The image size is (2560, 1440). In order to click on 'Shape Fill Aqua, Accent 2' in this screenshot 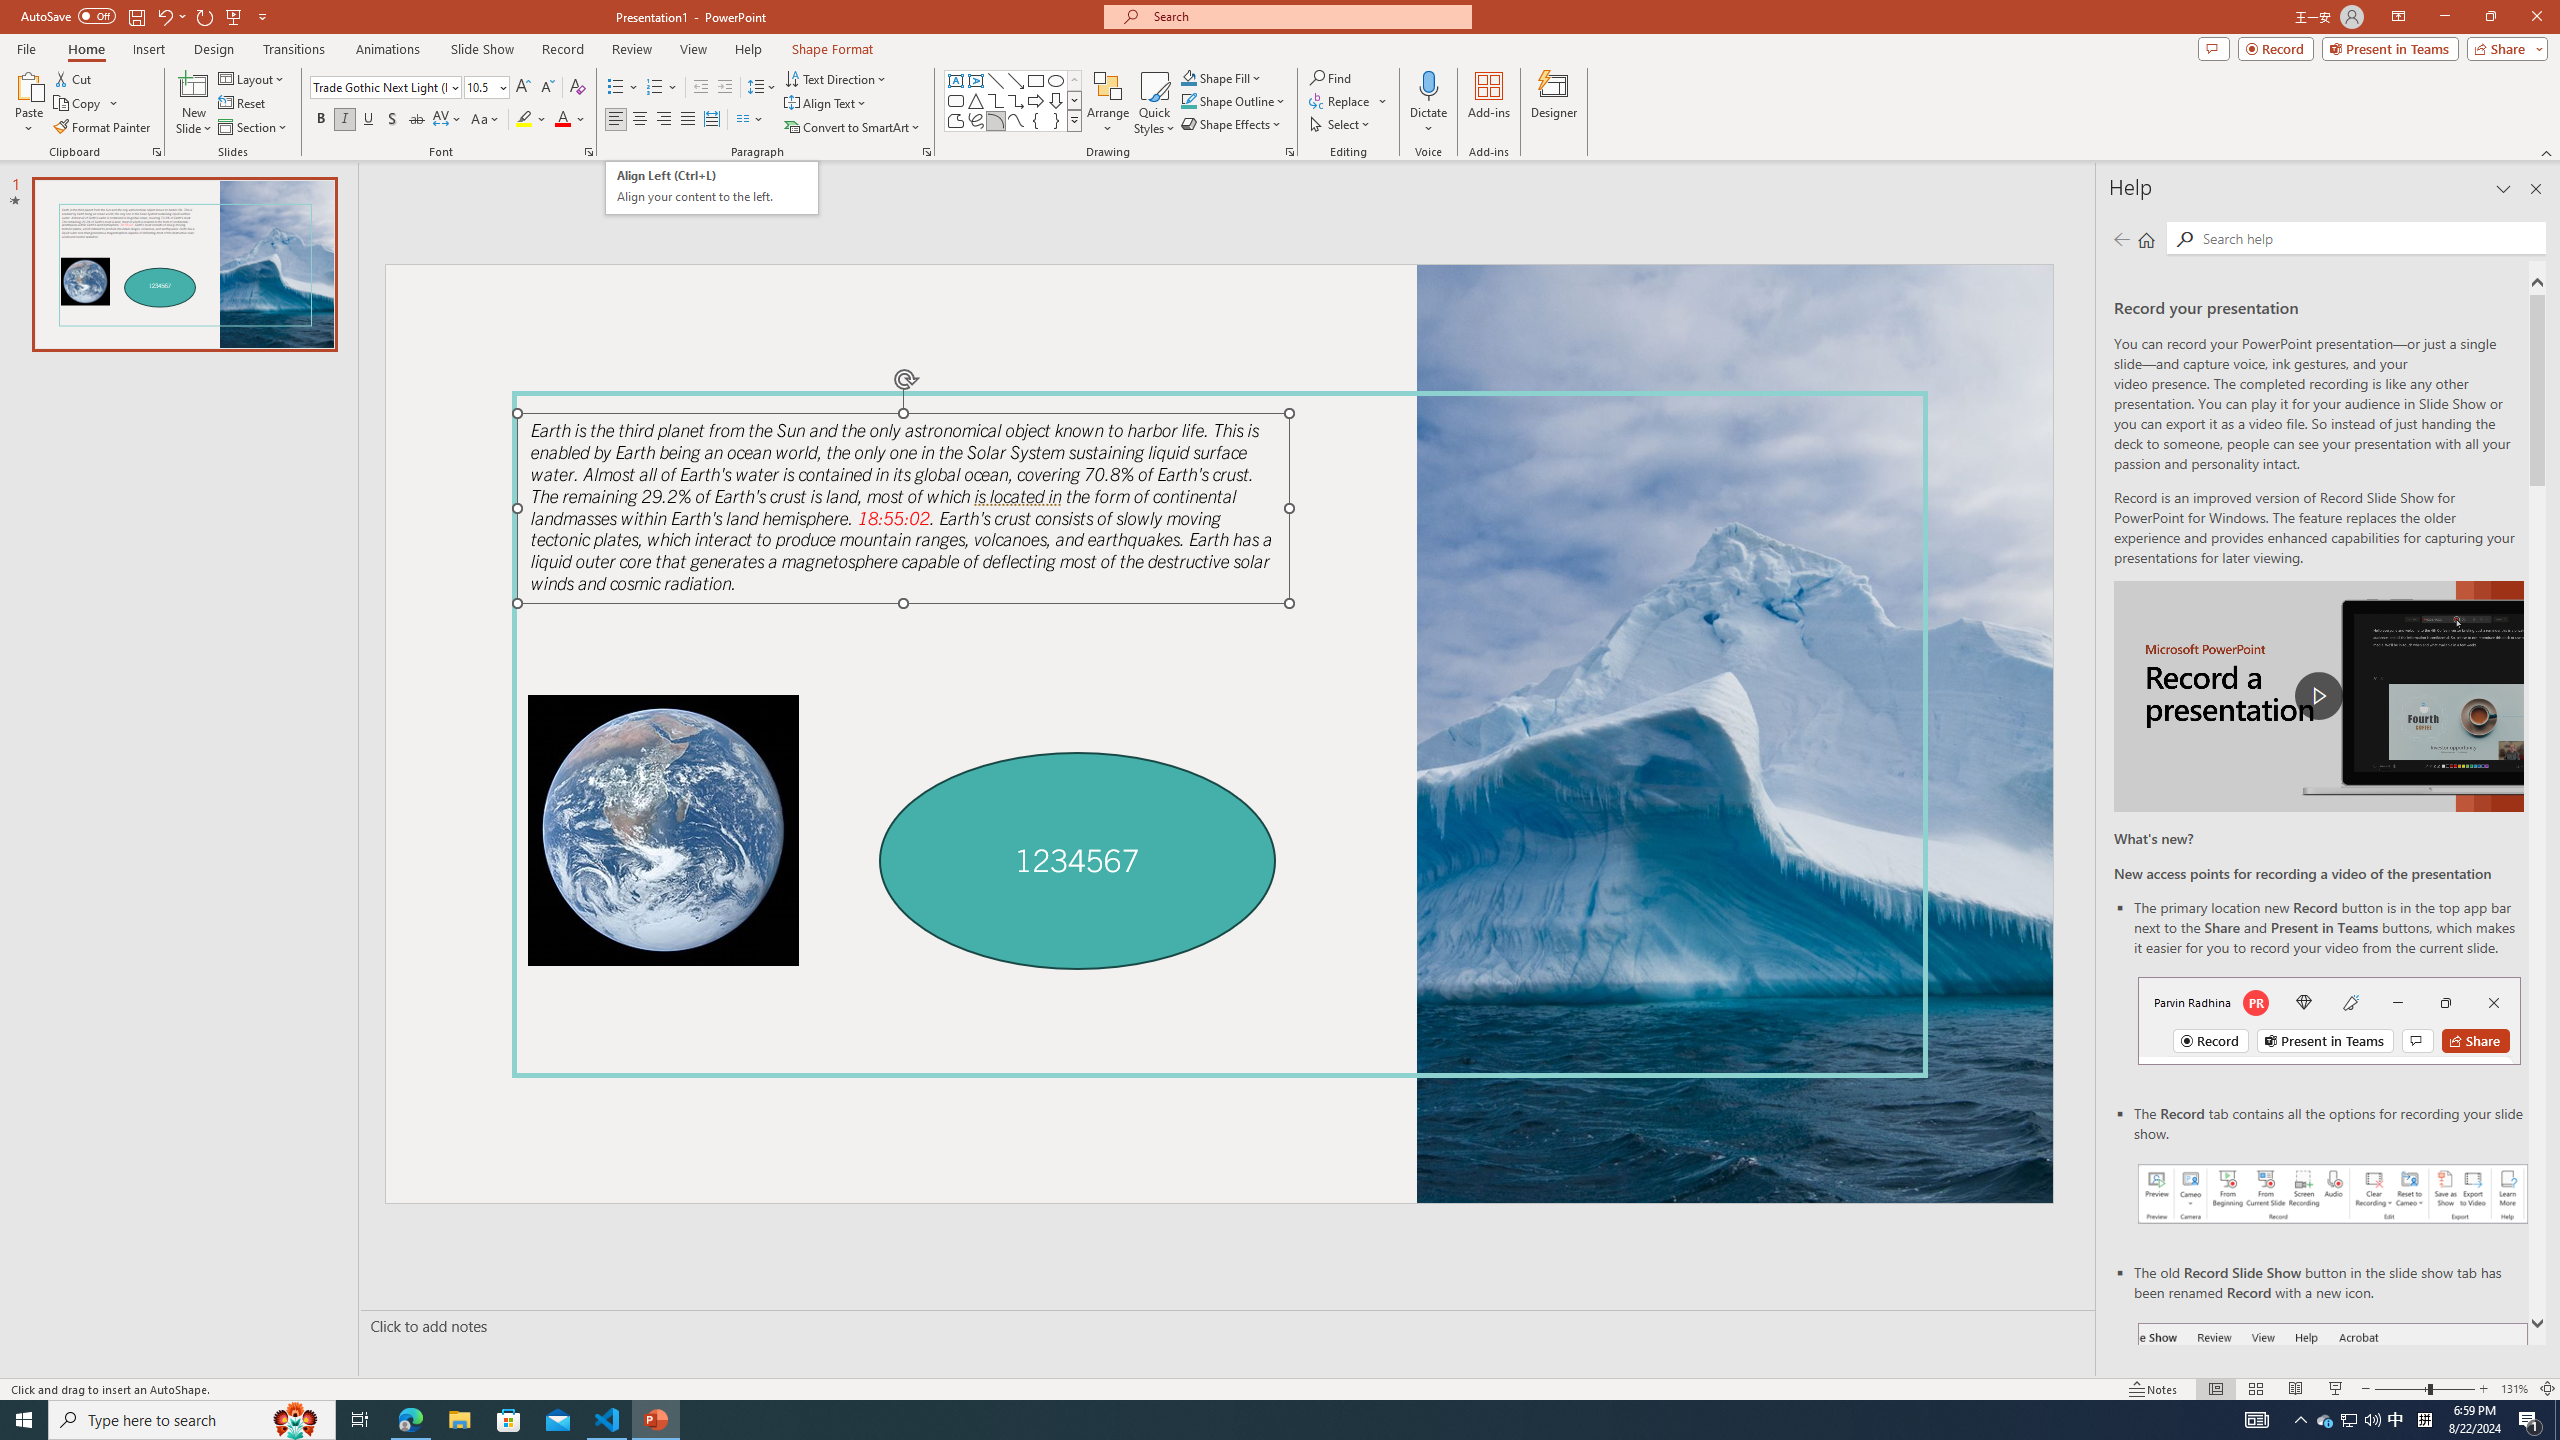, I will do `click(1189, 77)`.